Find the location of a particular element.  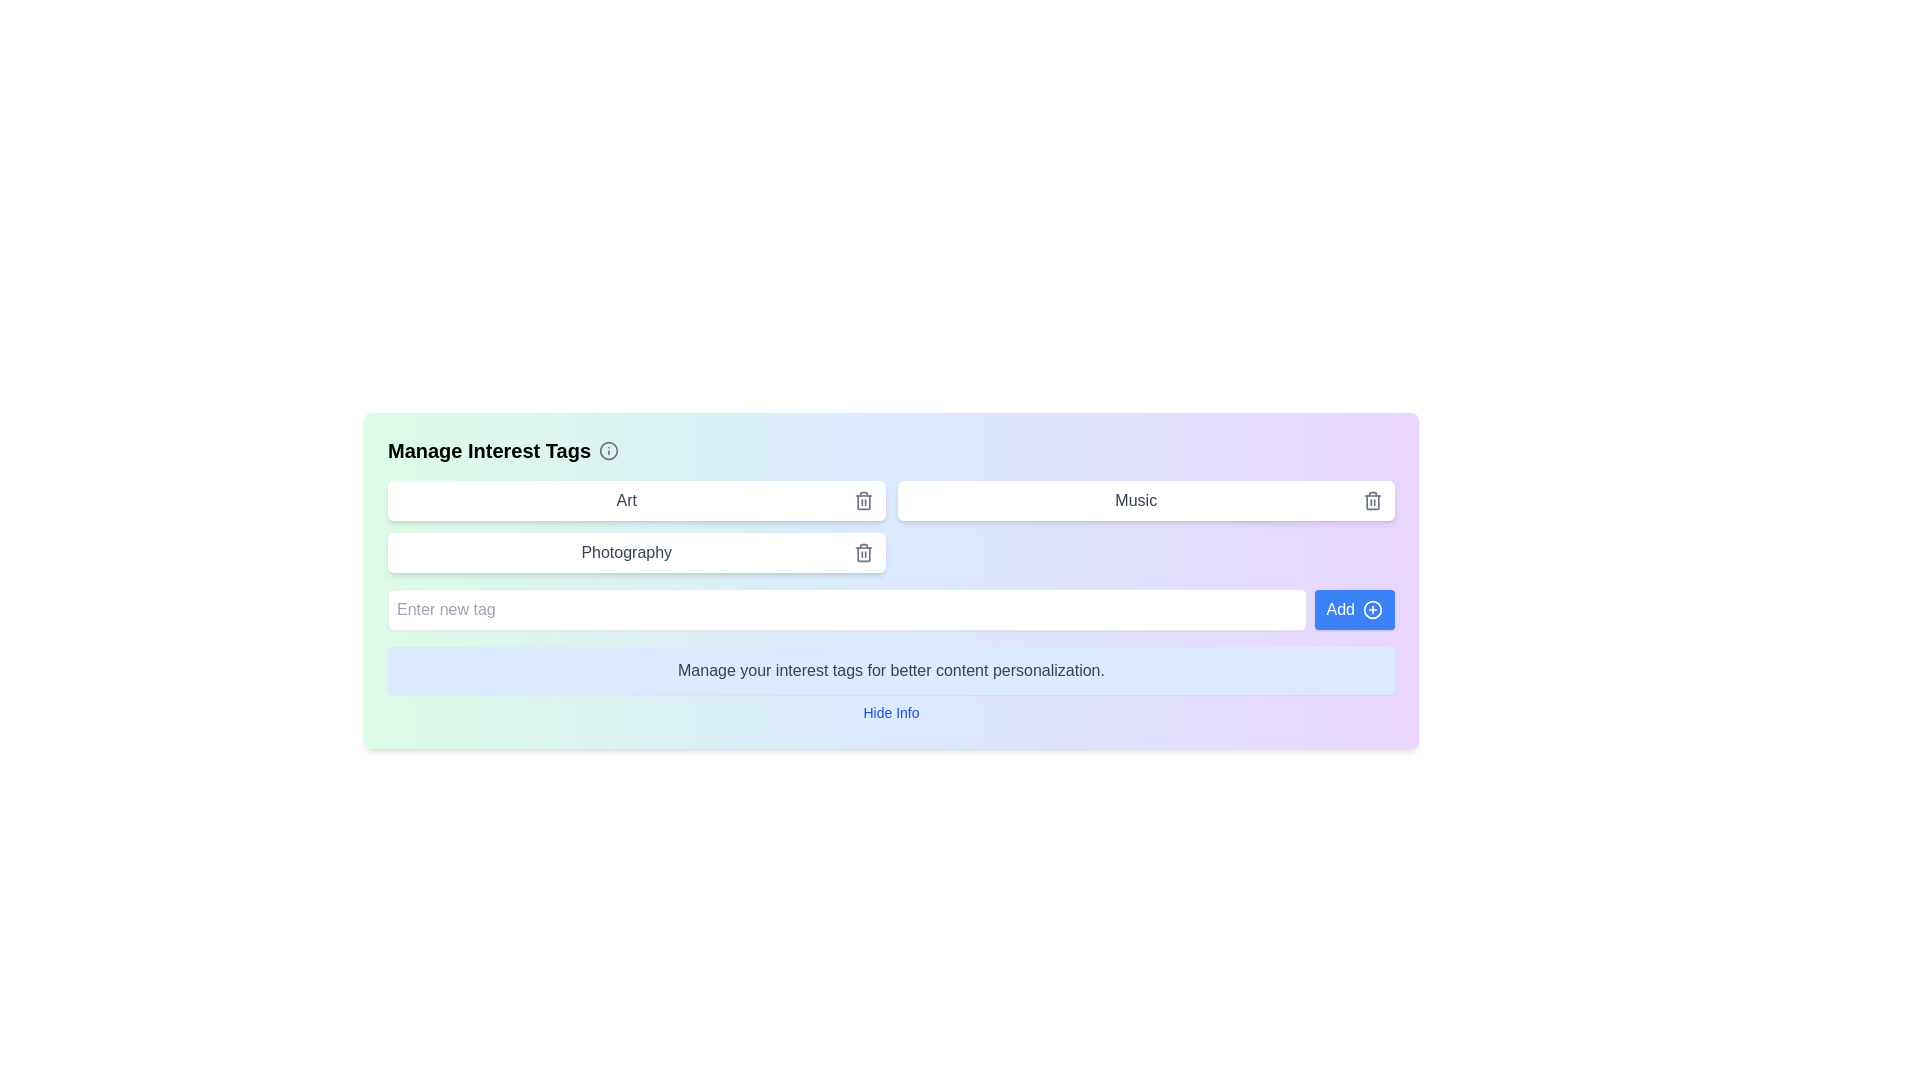

the 'Music' text tag, which is part of a composite component consisting of a label and a trash icon button, positioned in the second column of a two-column grid layout is located at coordinates (1146, 500).